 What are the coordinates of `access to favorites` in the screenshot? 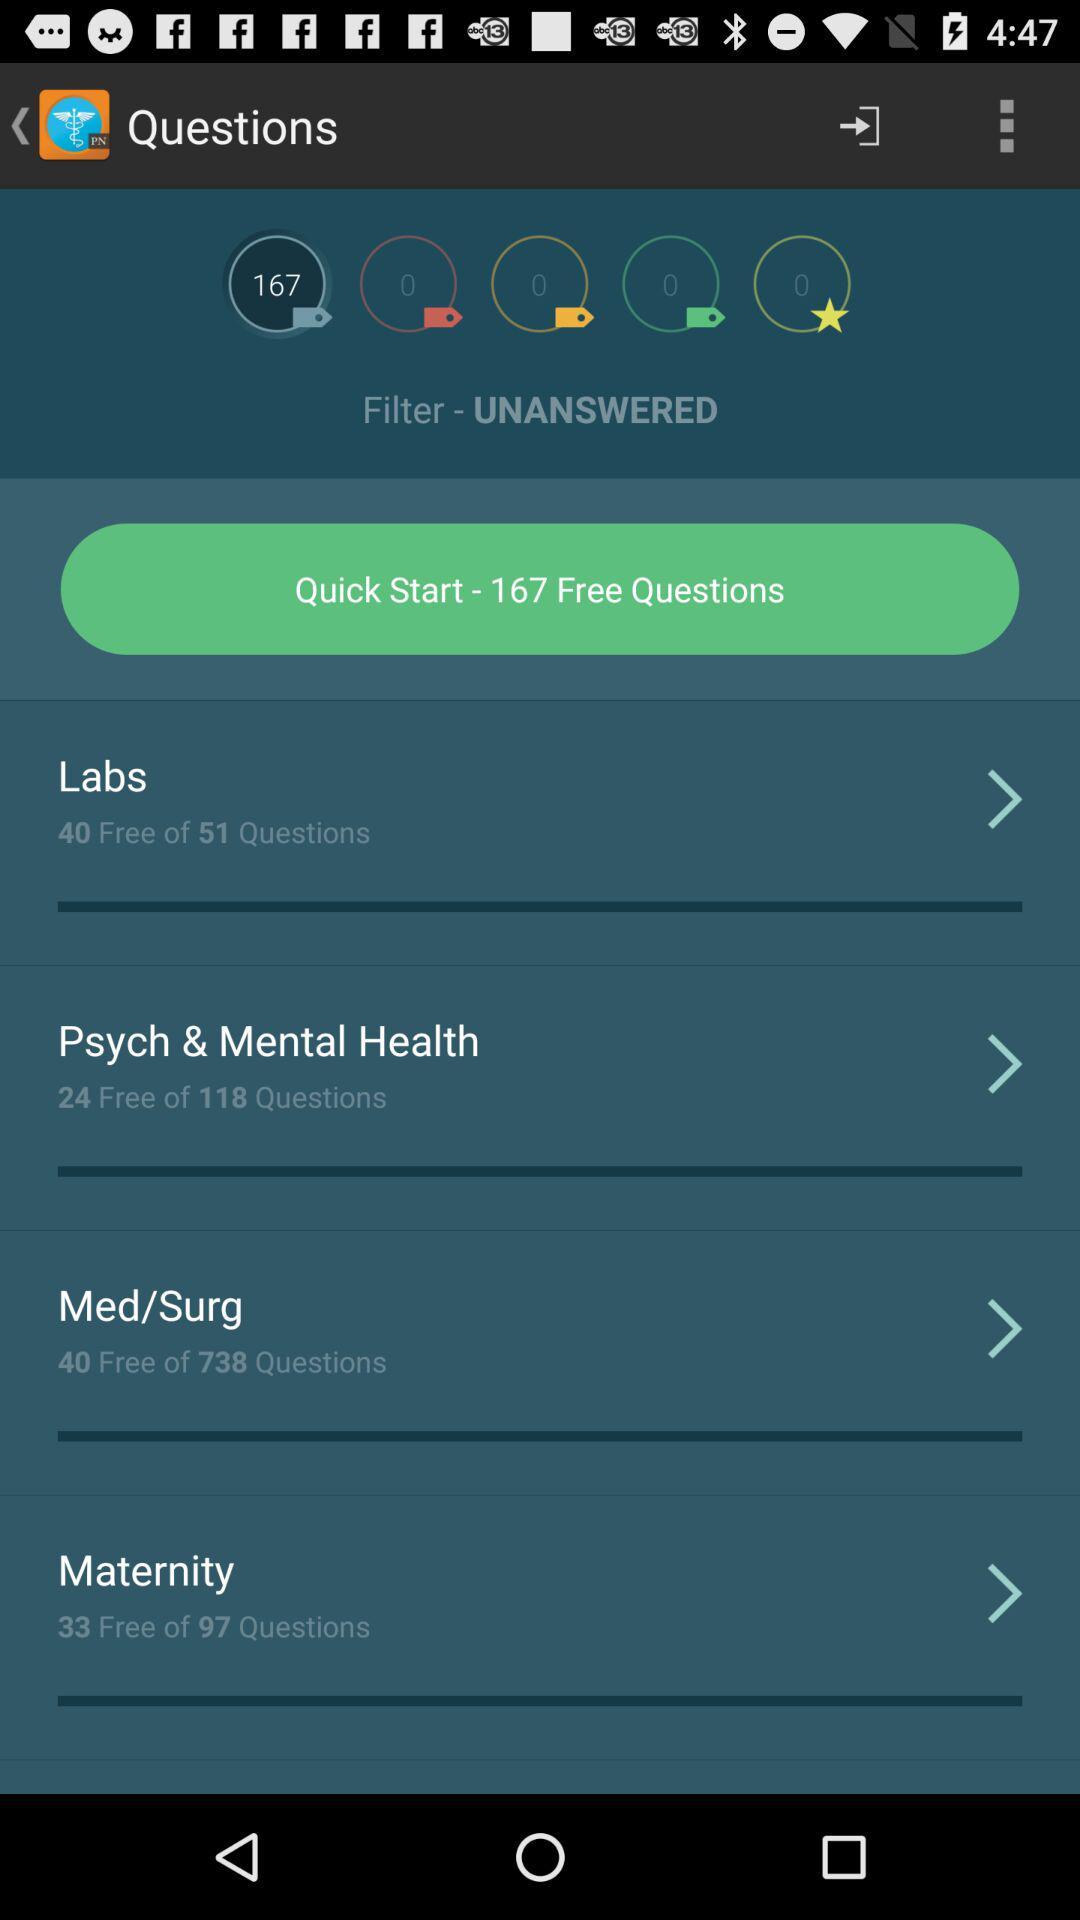 It's located at (801, 282).